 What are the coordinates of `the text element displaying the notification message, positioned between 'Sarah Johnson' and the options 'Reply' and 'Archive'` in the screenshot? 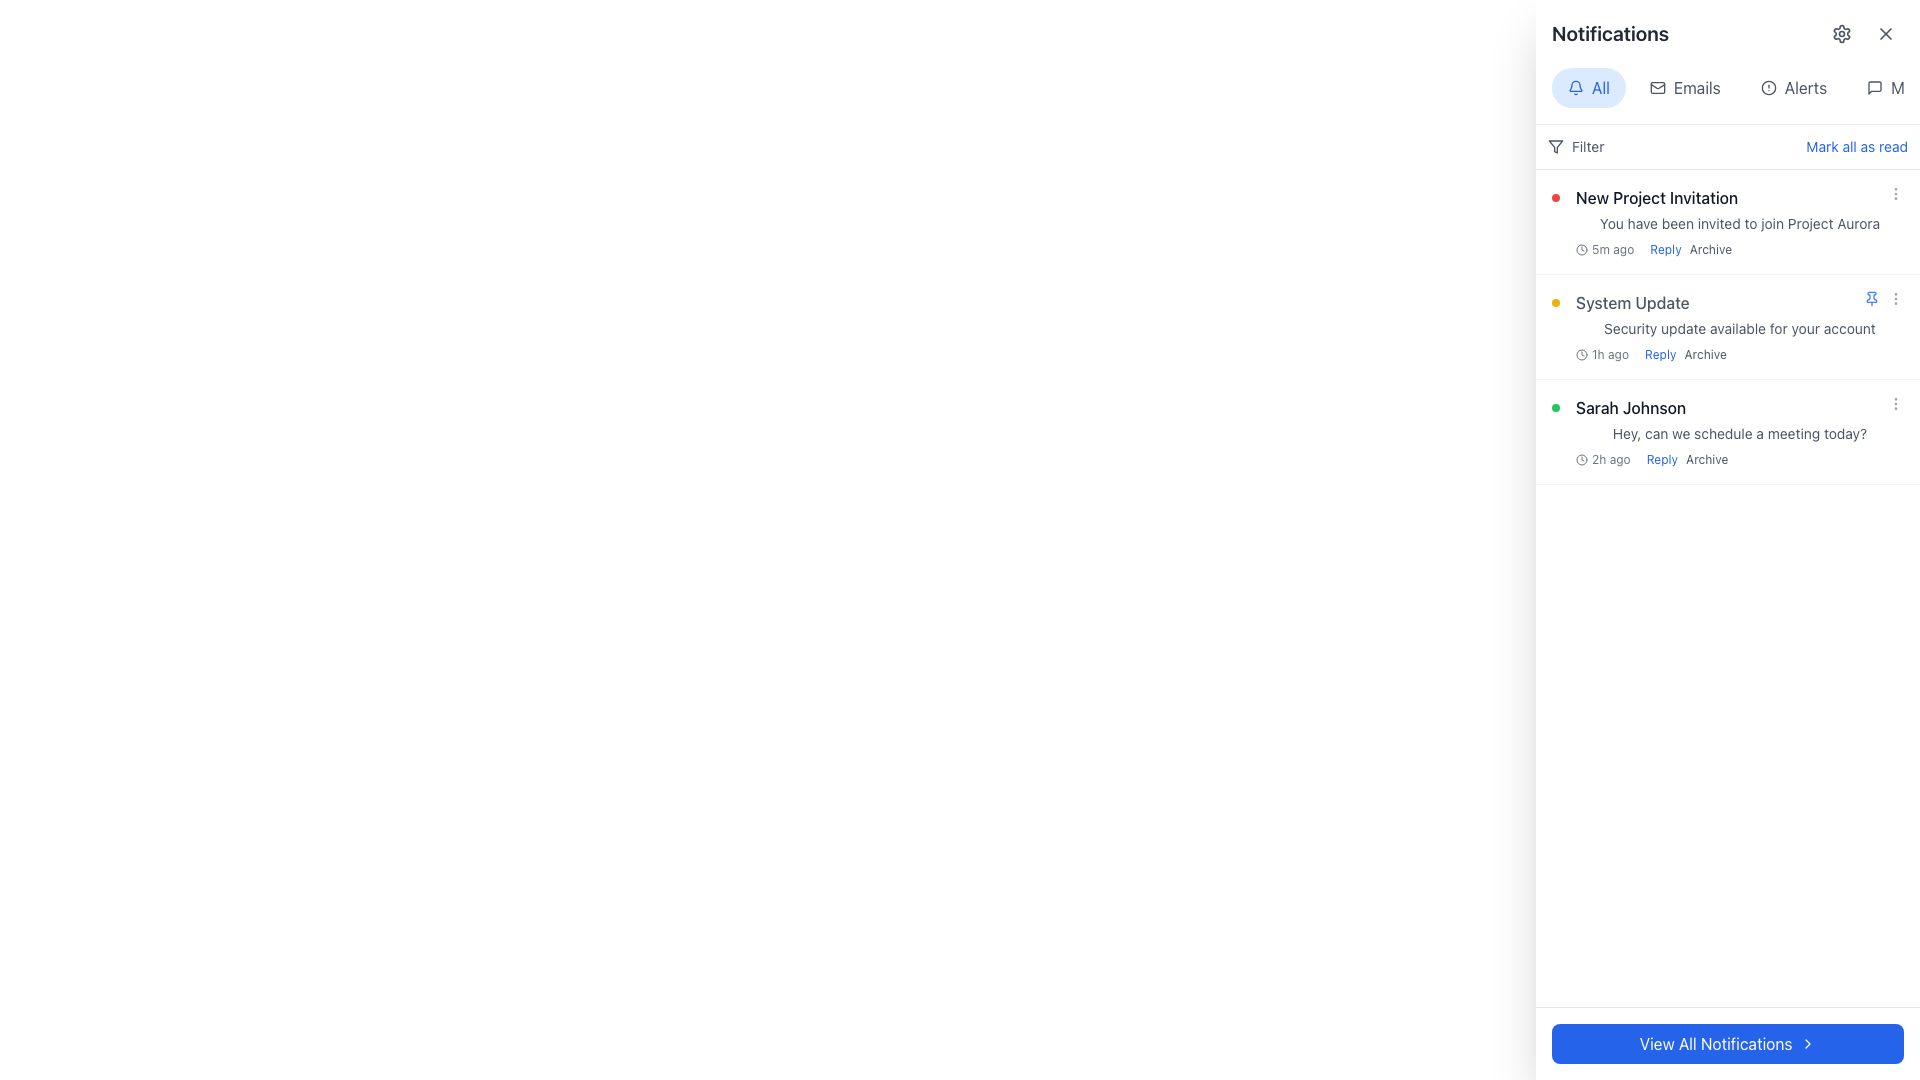 It's located at (1738, 433).